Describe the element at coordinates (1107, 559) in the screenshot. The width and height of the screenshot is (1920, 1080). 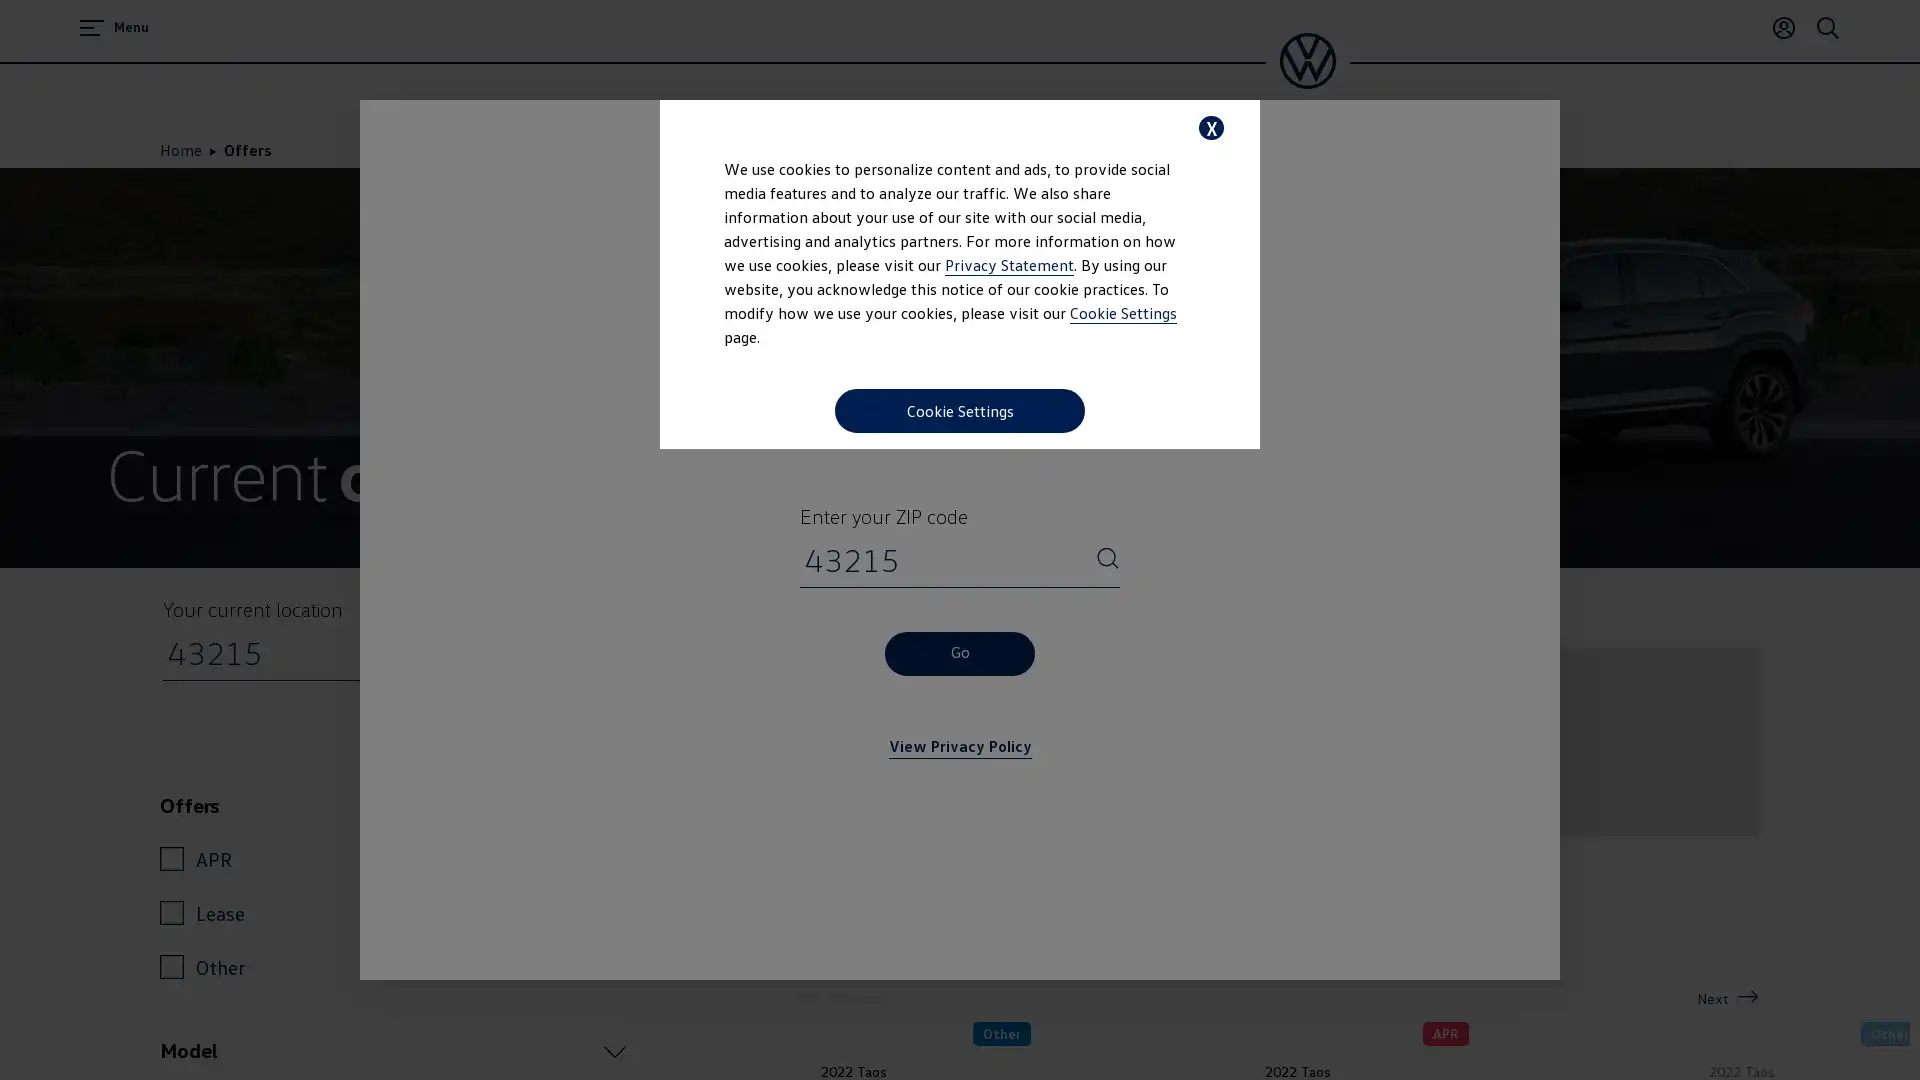
I see `Enter your ZIP code 43215` at that location.